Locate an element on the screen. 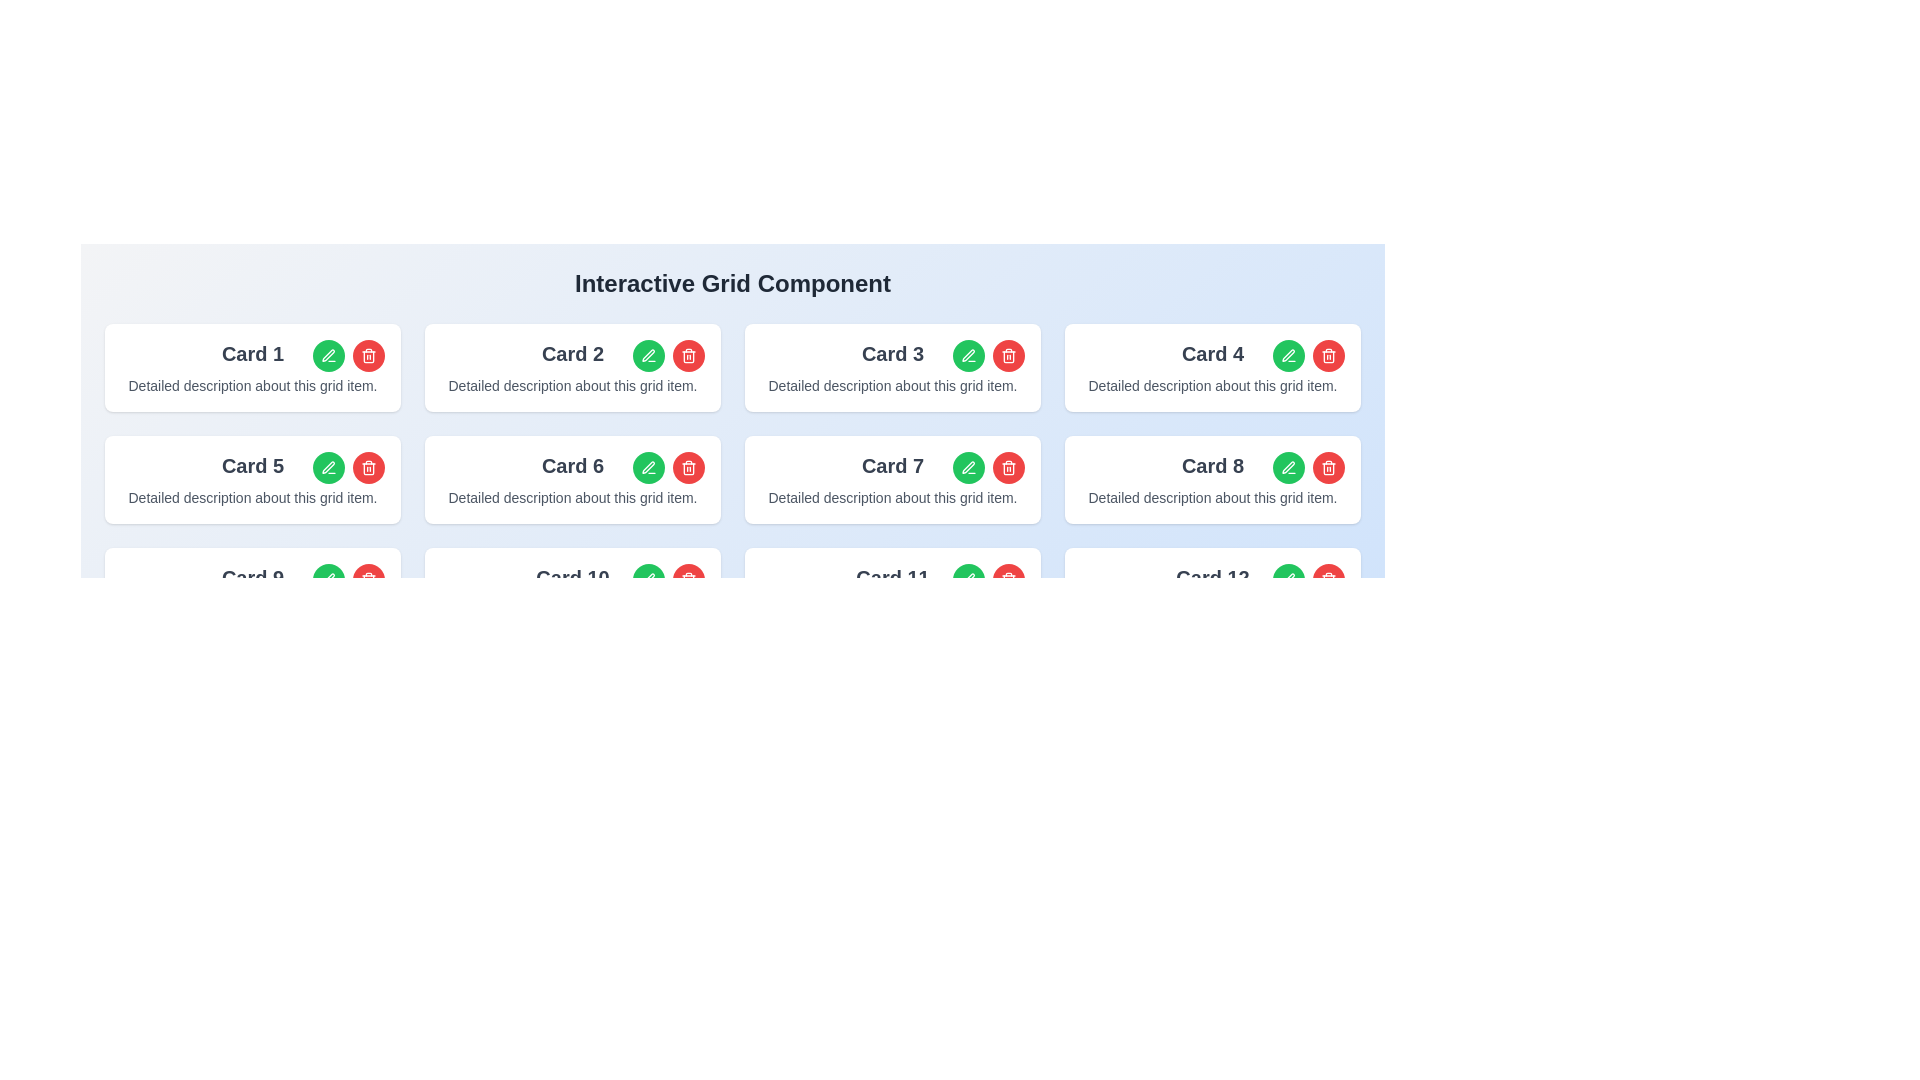 The height and width of the screenshot is (1080, 1920). the delete button located in the top-right corner of 'Card 8' to initiate the deletion of the card is located at coordinates (1329, 467).